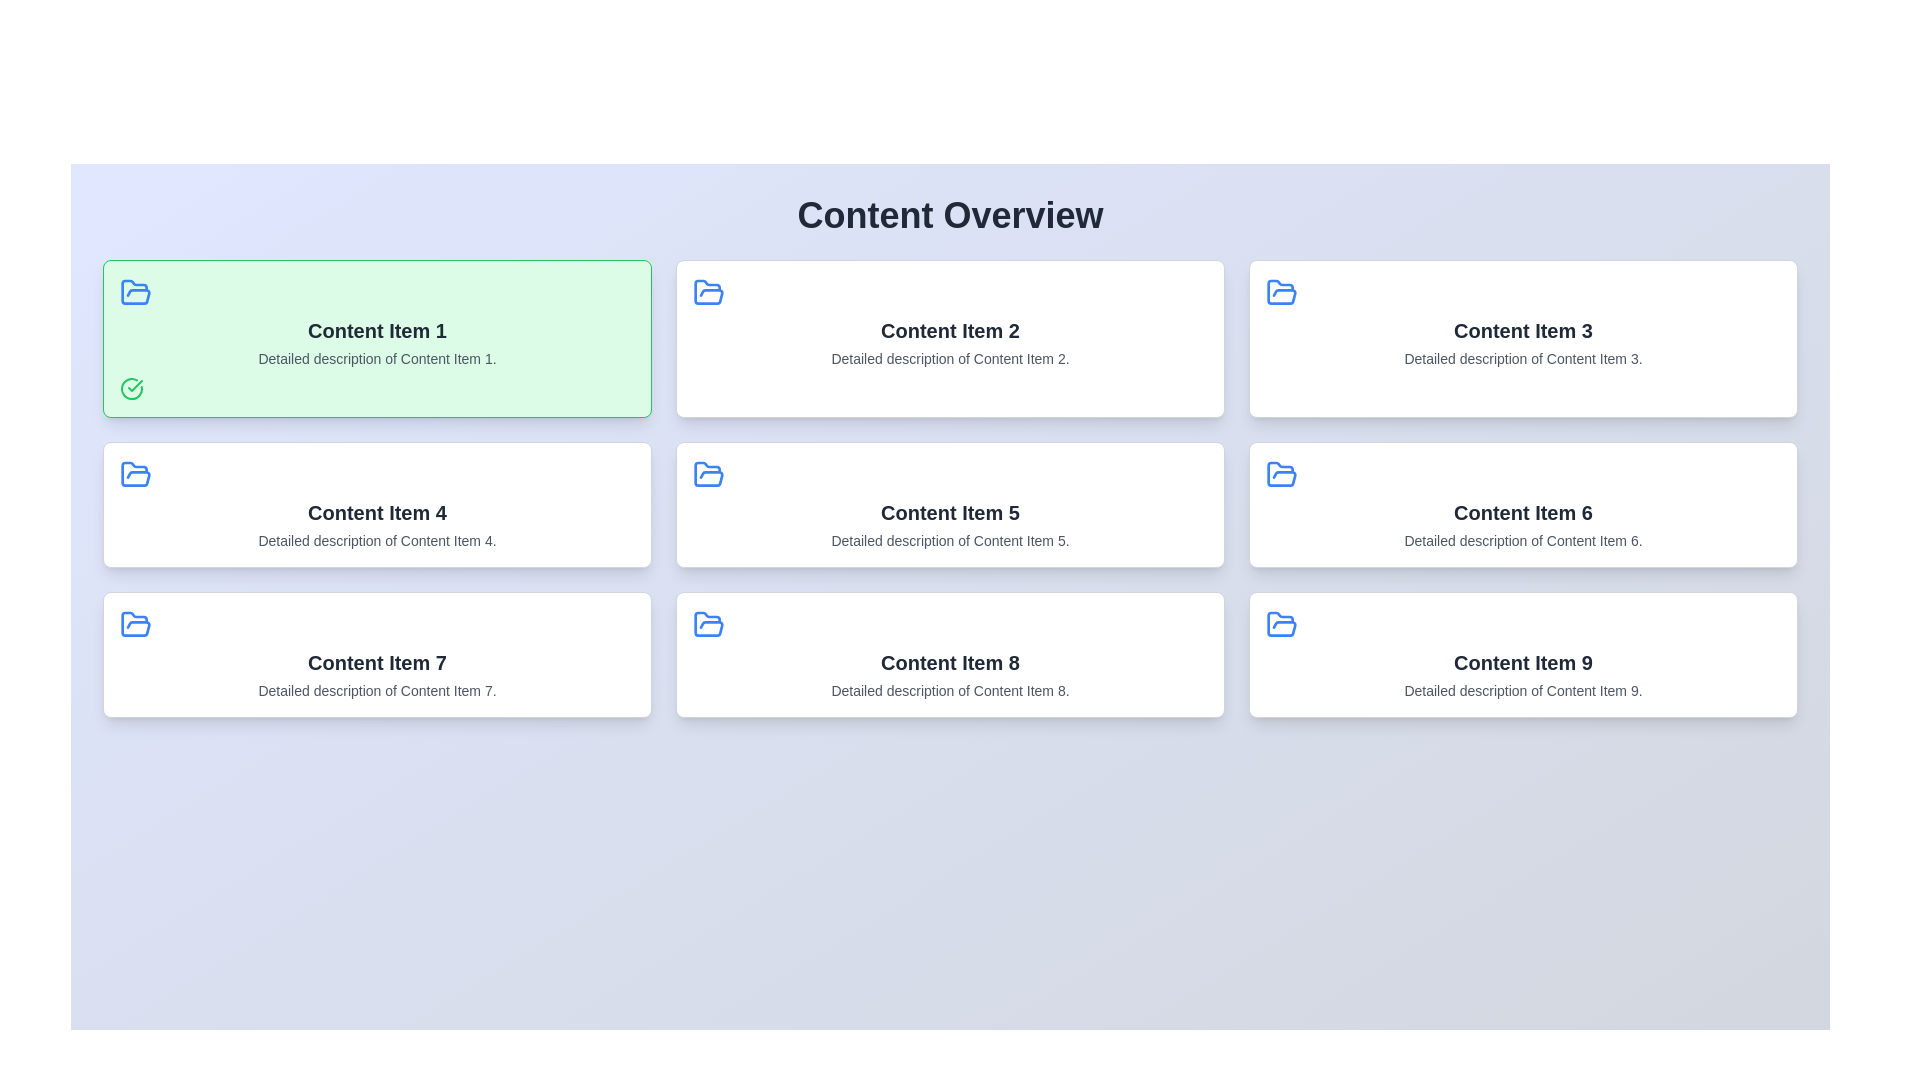 The height and width of the screenshot is (1080, 1920). What do you see at coordinates (377, 540) in the screenshot?
I see `descriptive text block located below the title 'Content Item 4' in the fourth card of the grid layout` at bounding box center [377, 540].